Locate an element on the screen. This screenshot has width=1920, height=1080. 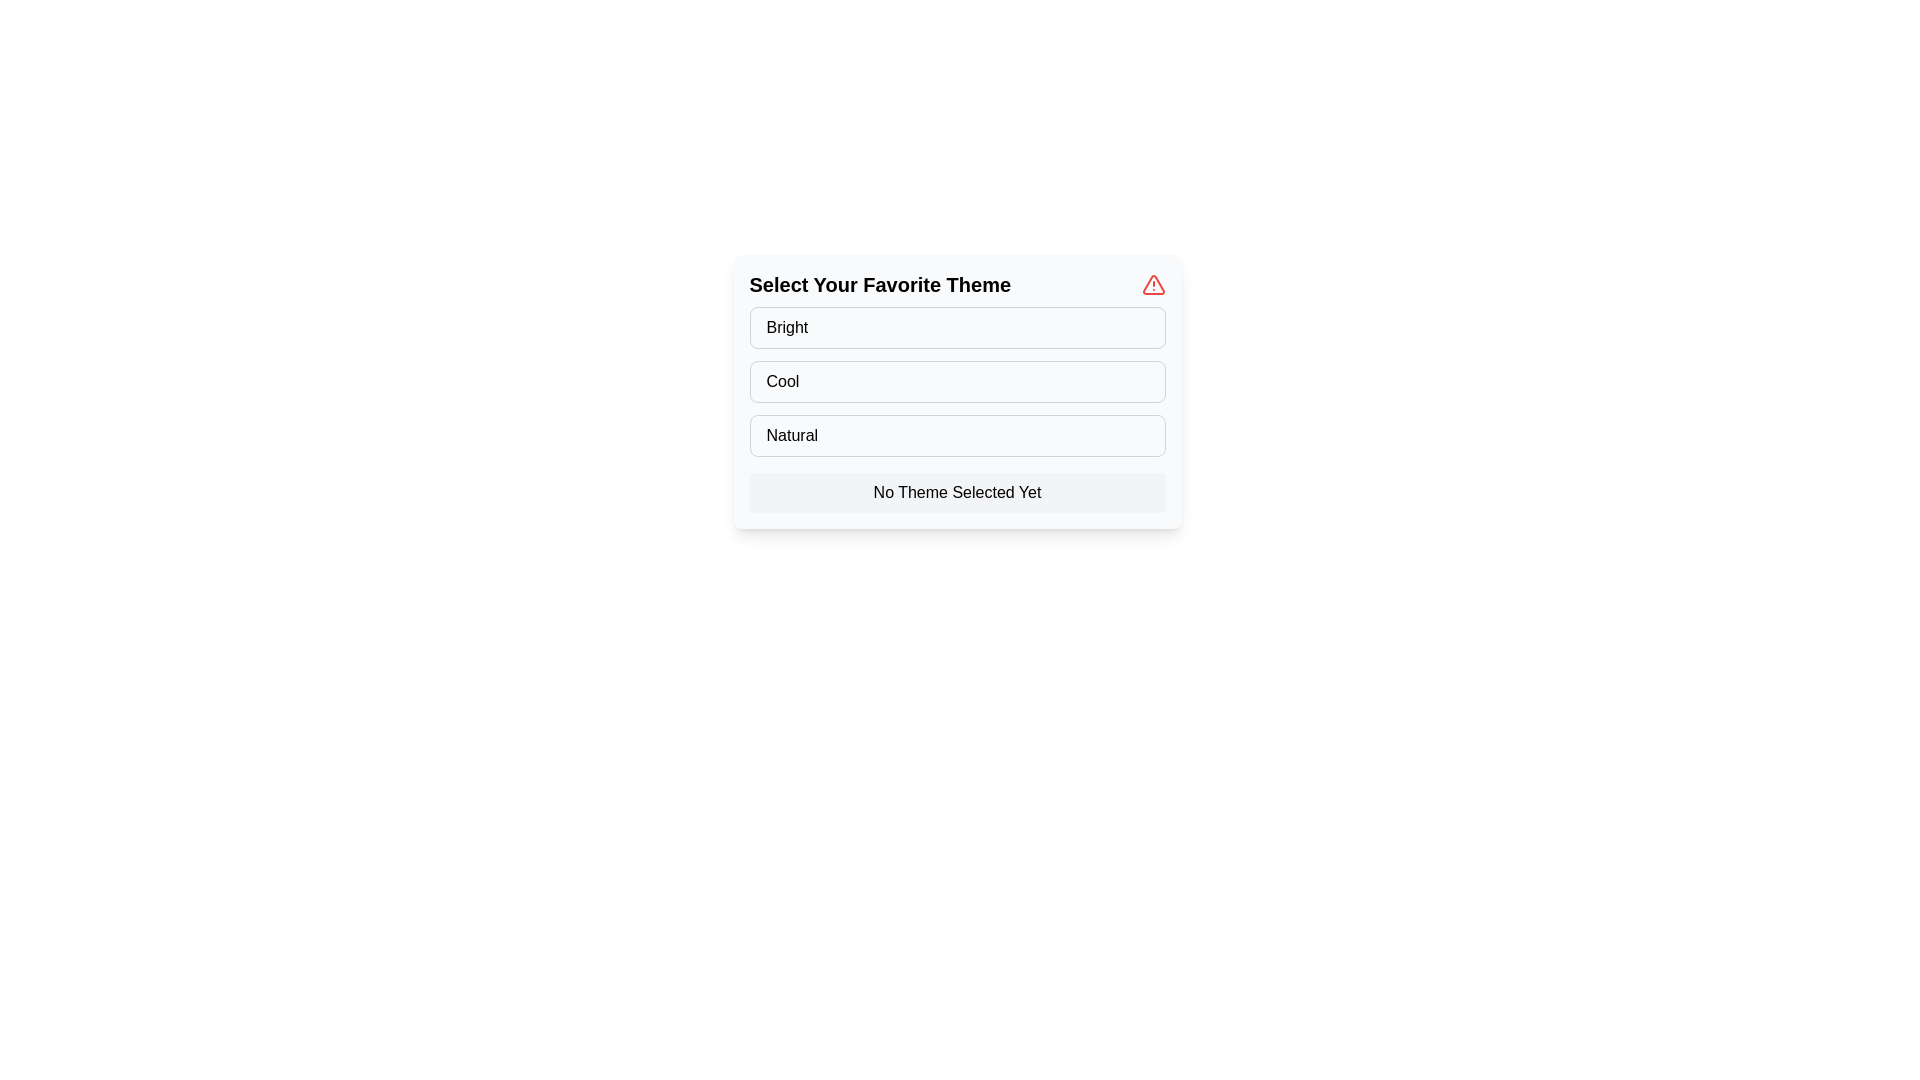
the text element displaying 'Select Your Favorite Theme' that is styled in bold and positioned at the top-left corner of the card layout is located at coordinates (880, 285).